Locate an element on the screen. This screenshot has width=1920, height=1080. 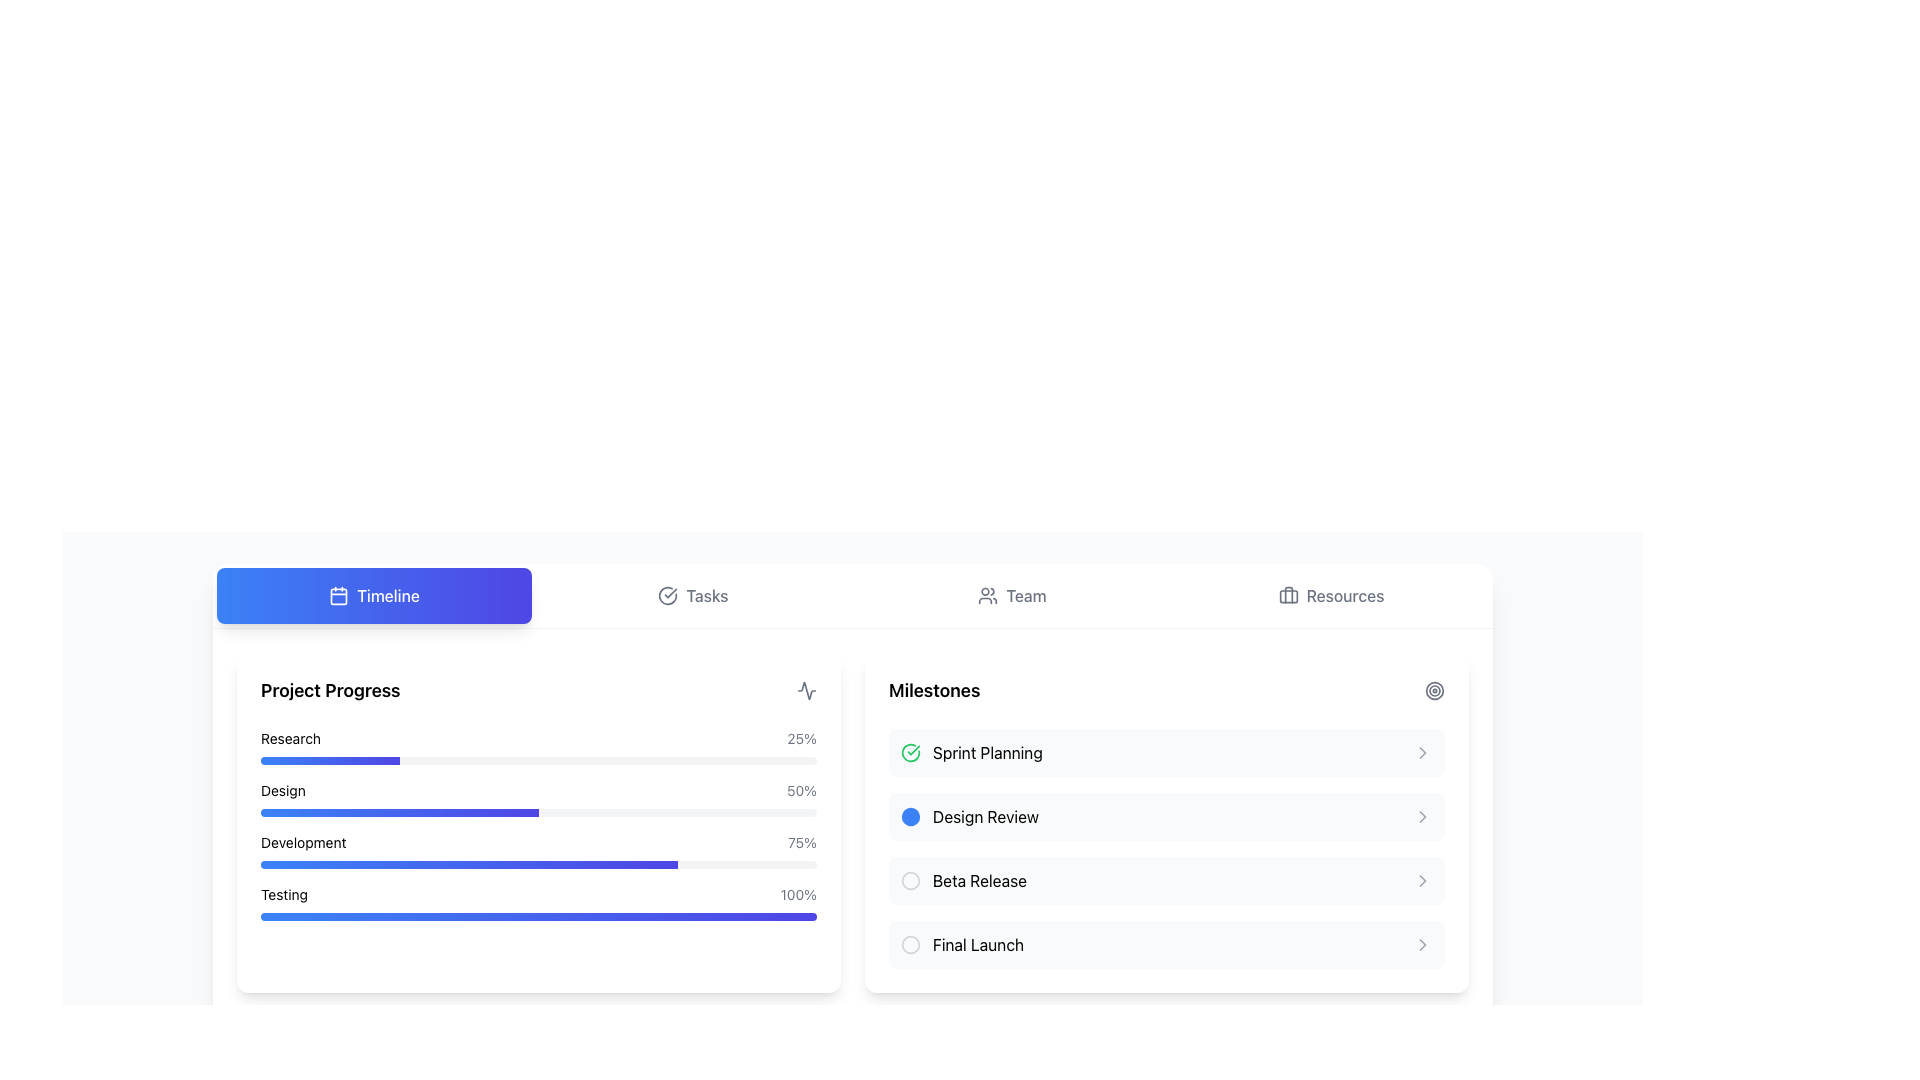
the third milestone label with icon in the 'Milestones' section is located at coordinates (964, 879).